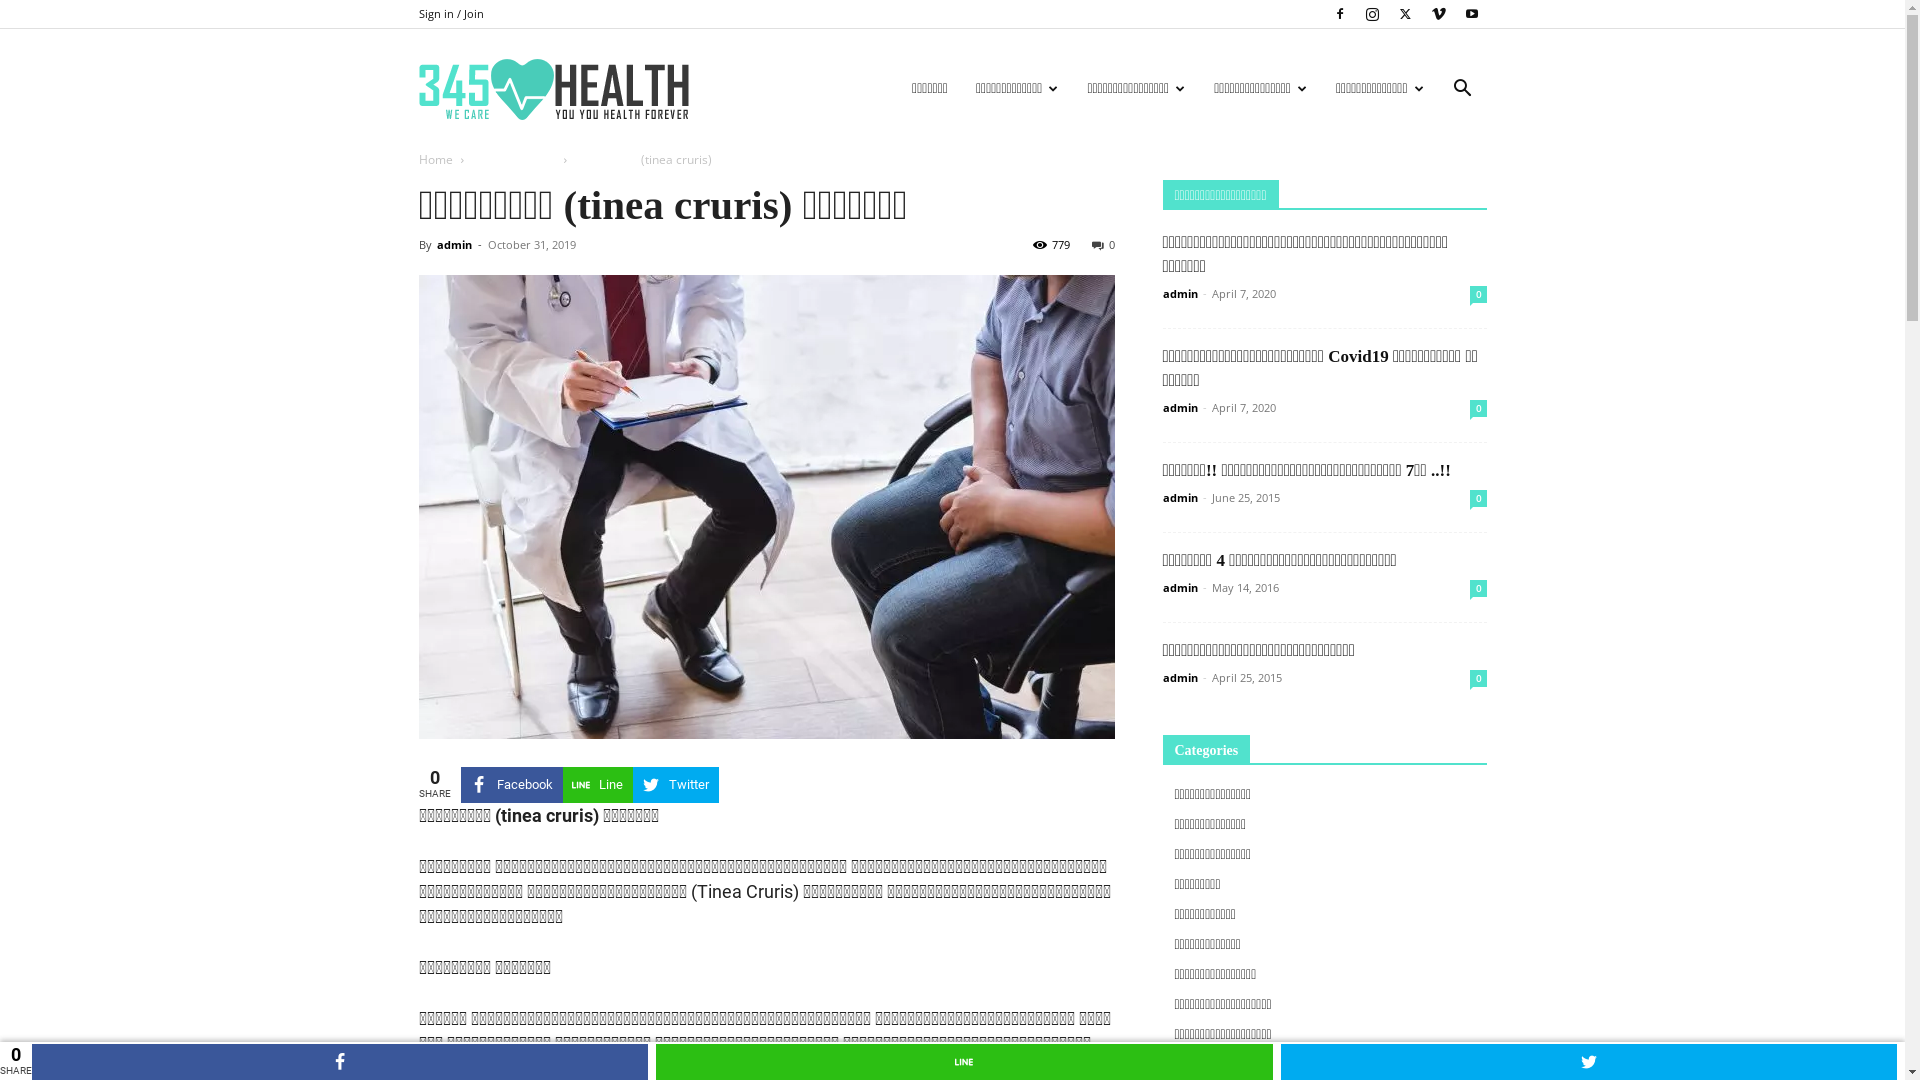 Image resolution: width=1920 pixels, height=1080 pixels. I want to click on 'Vimeo', so click(1438, 14).